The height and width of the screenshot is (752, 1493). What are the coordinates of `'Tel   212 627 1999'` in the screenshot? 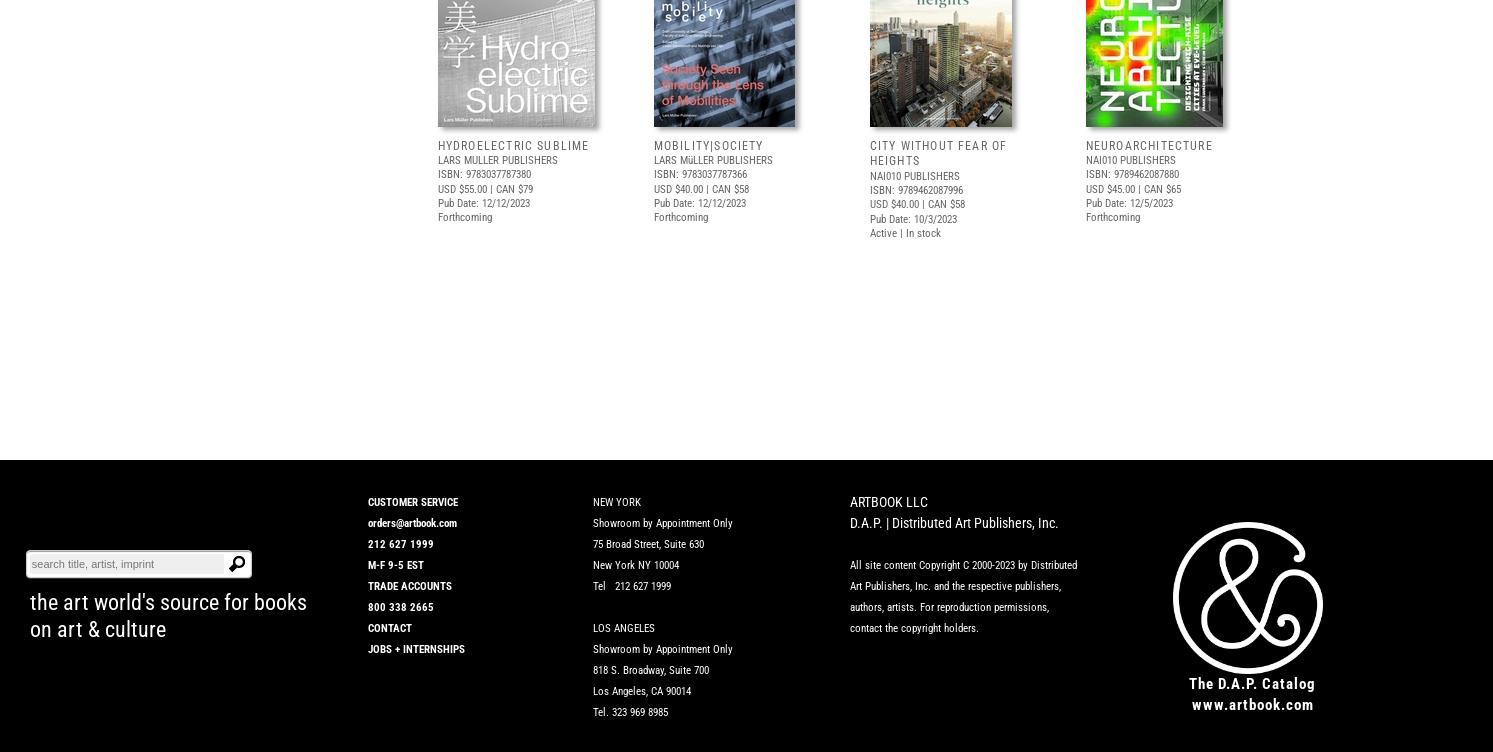 It's located at (631, 586).